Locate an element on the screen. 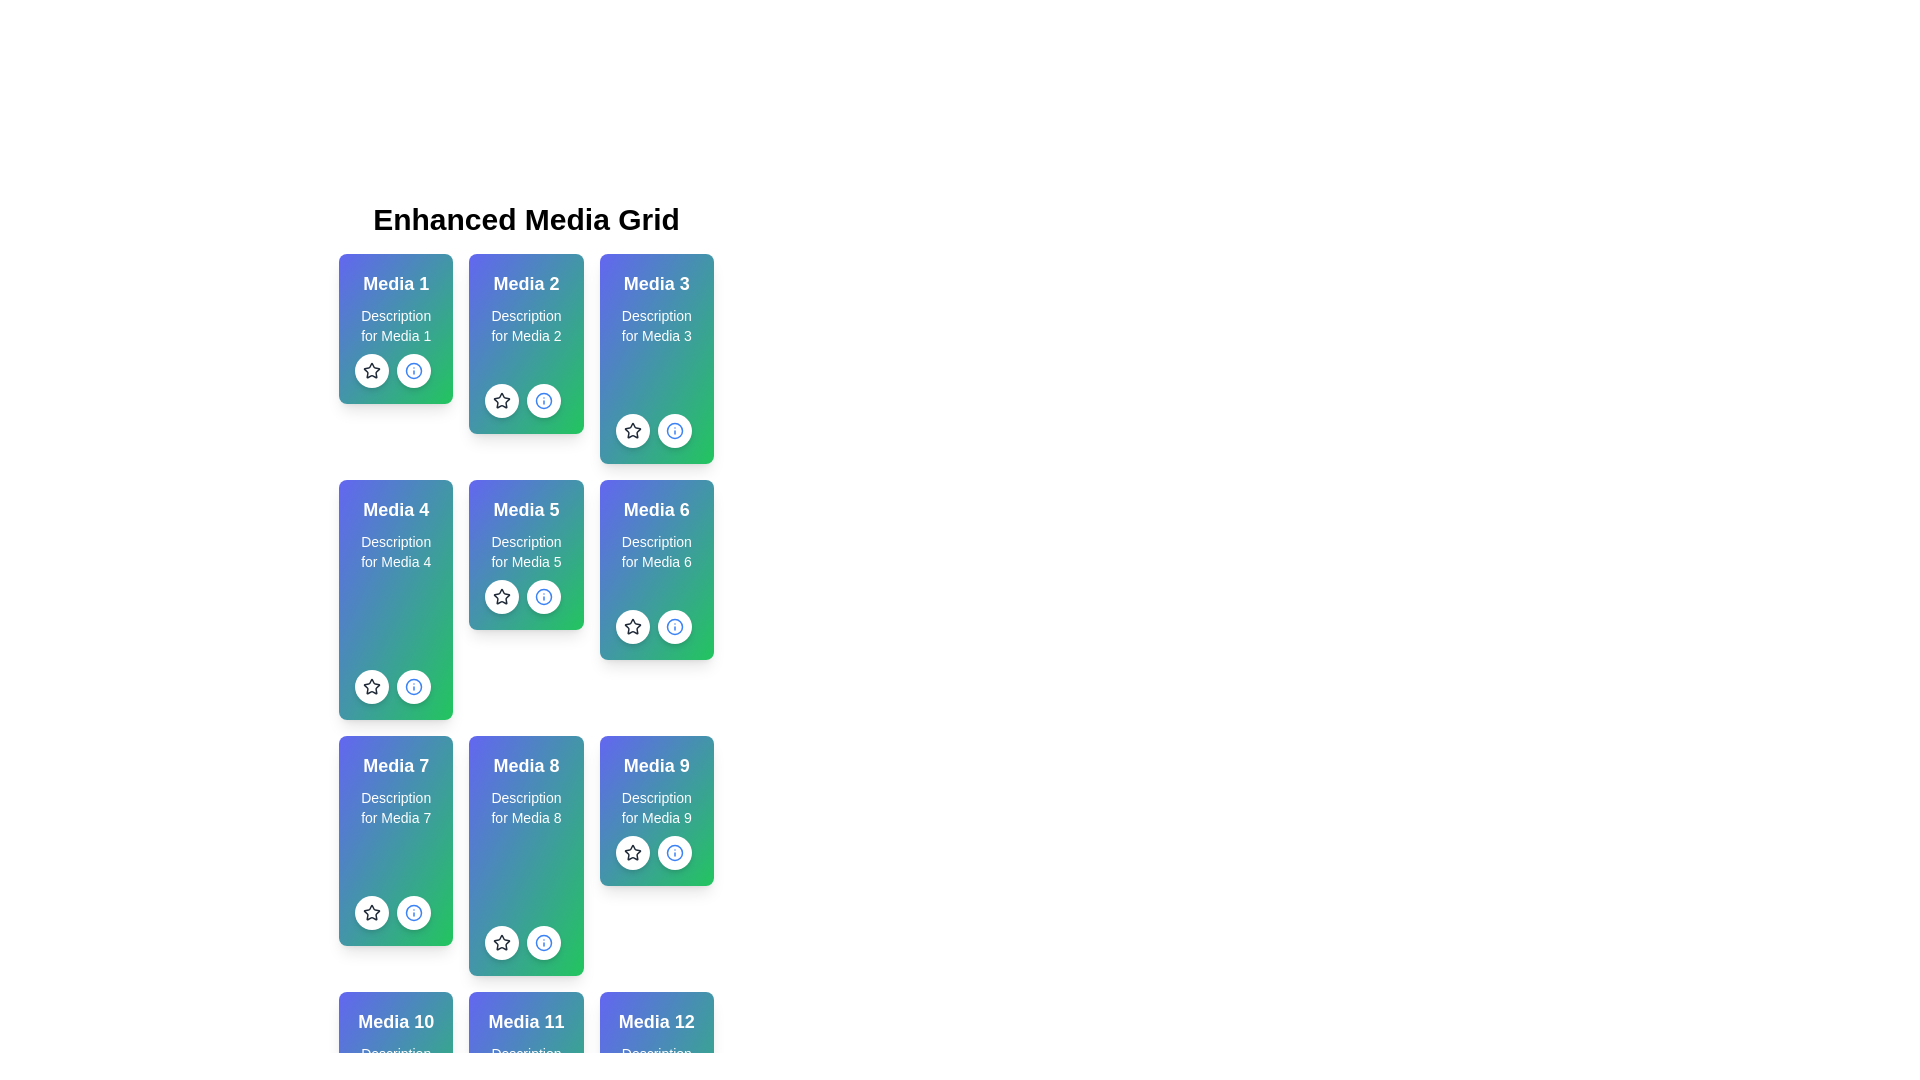 The height and width of the screenshot is (1080, 1920). the static text label that describes 'Media 1', which is located directly underneath the title text within the card is located at coordinates (396, 325).